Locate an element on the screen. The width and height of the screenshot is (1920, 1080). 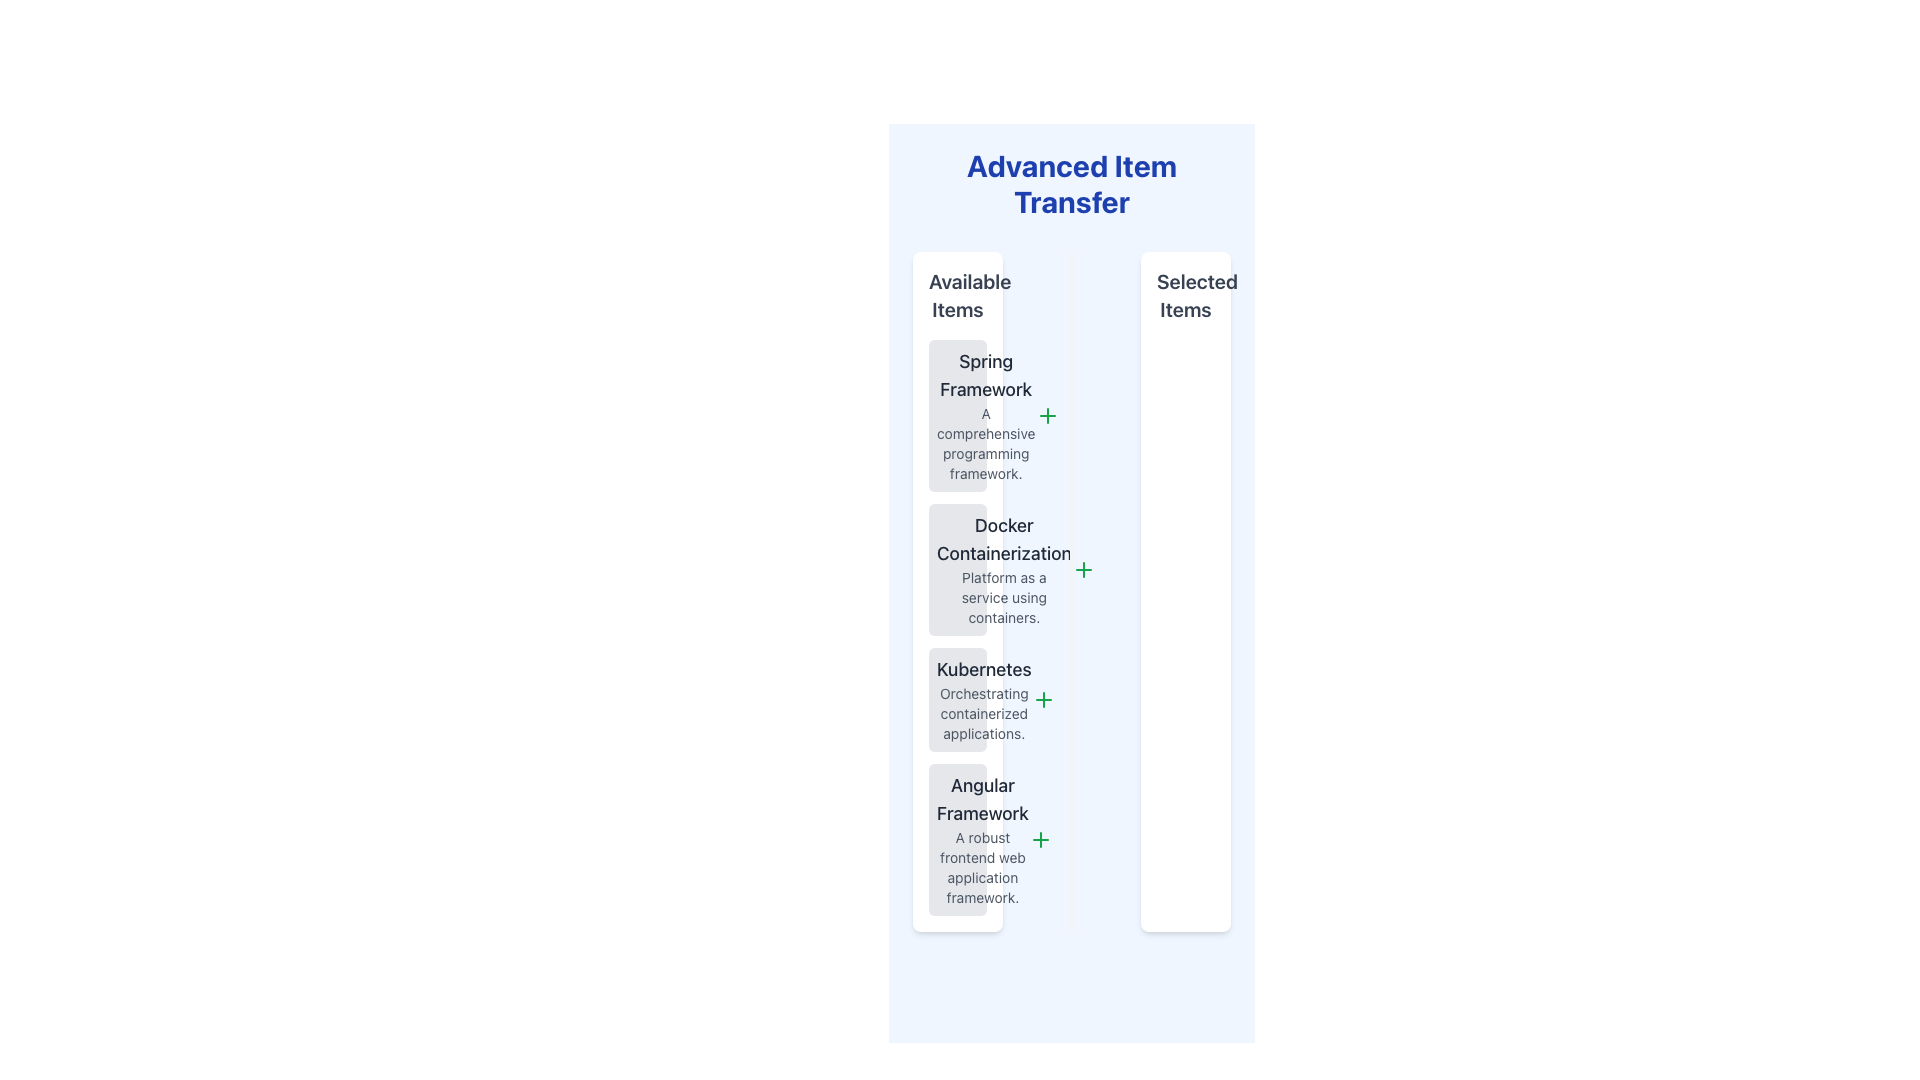
text content of the label displaying 'Orchestrating containerized applications.' located below the title 'Kubernetes' in the 'Available Items' section is located at coordinates (984, 712).